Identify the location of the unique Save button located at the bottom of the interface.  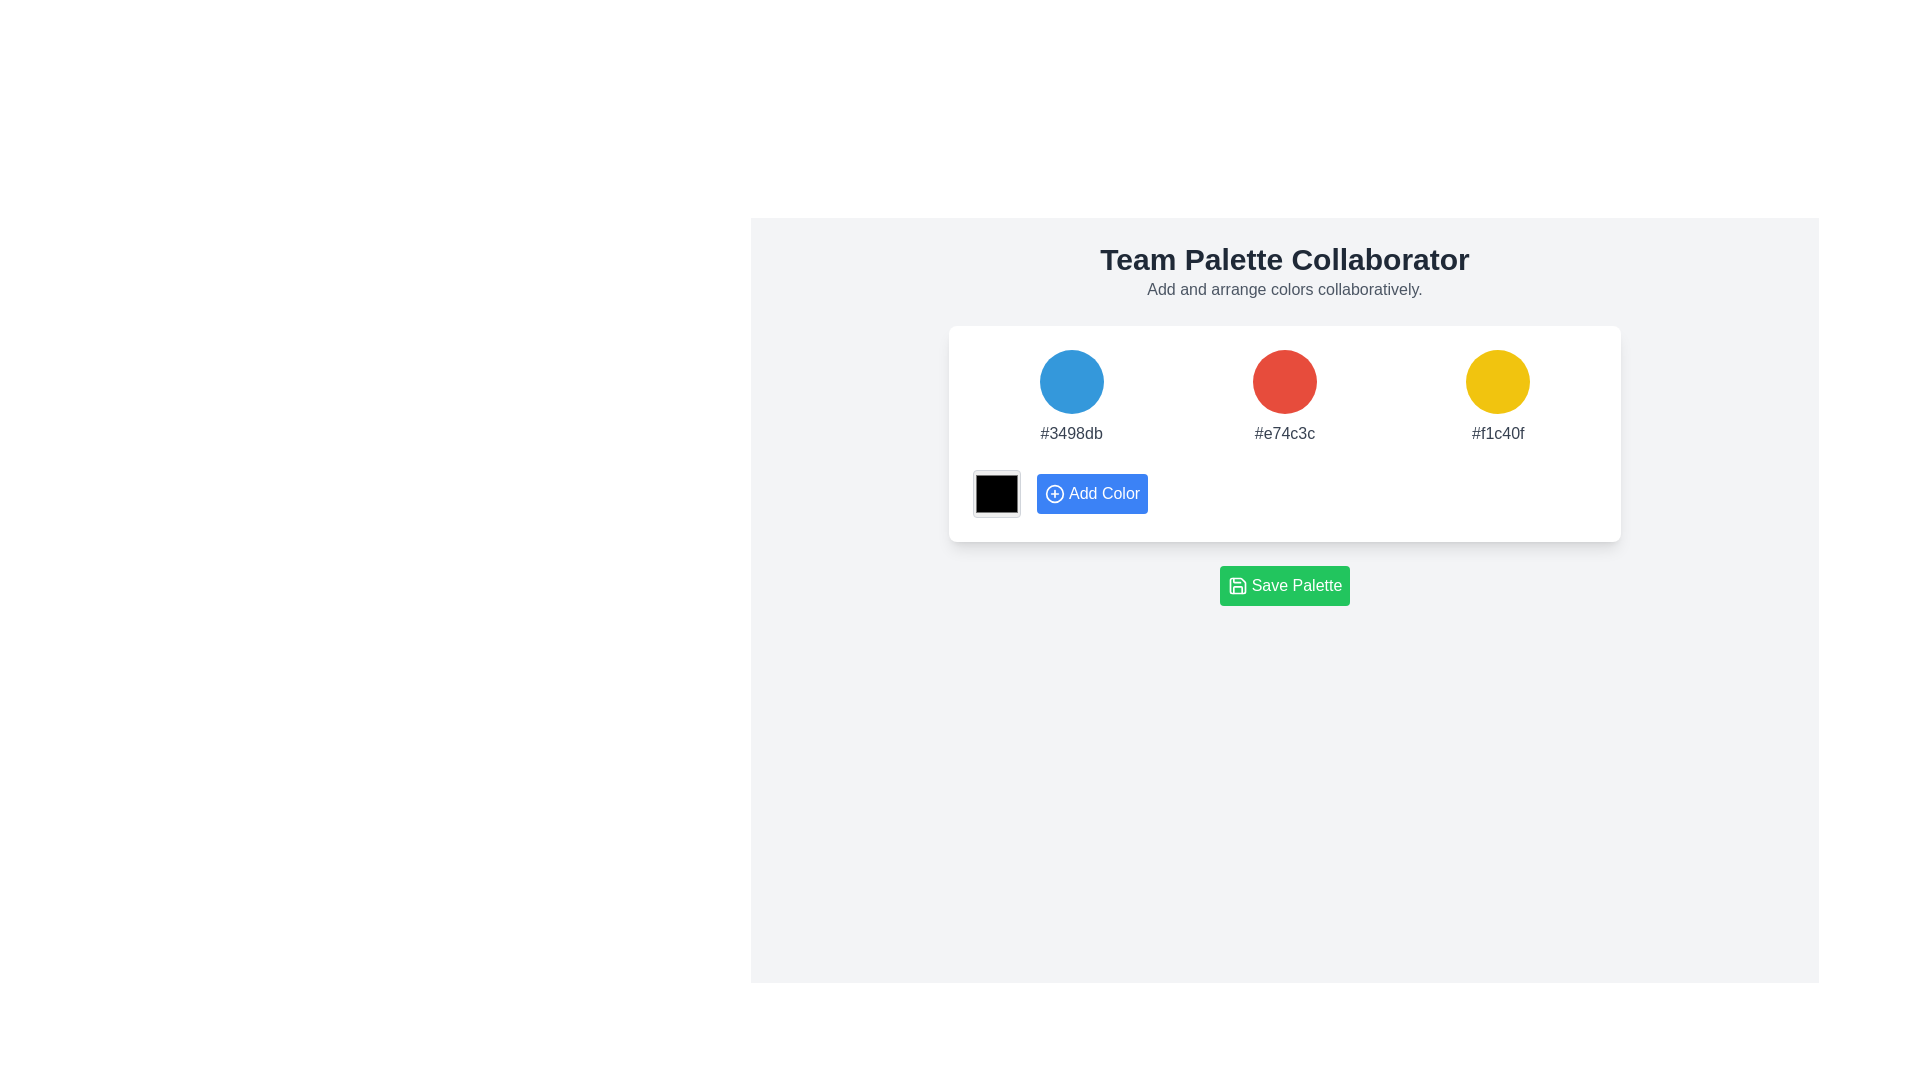
(1285, 585).